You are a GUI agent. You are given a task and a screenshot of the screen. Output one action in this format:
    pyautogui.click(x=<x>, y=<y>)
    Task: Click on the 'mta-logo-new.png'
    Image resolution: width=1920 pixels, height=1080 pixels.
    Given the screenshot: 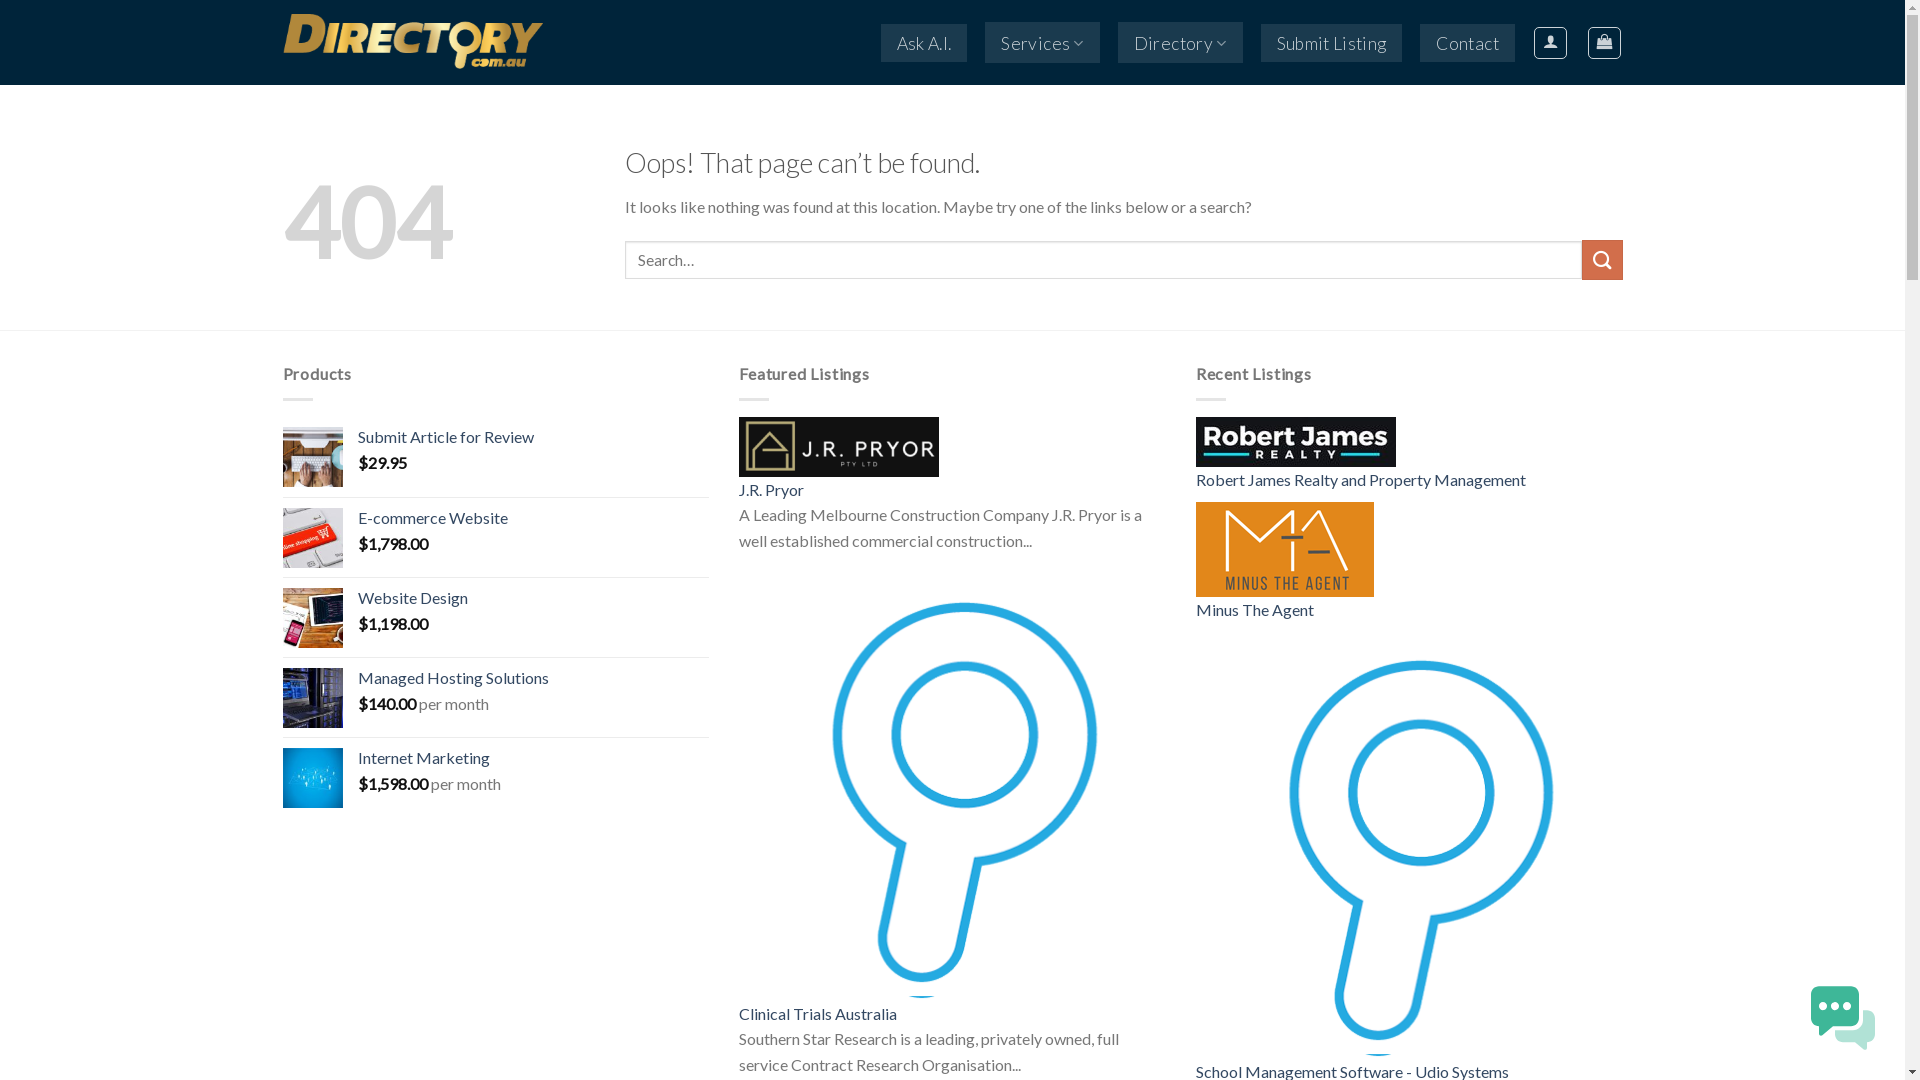 What is the action you would take?
    pyautogui.click(x=1285, y=549)
    